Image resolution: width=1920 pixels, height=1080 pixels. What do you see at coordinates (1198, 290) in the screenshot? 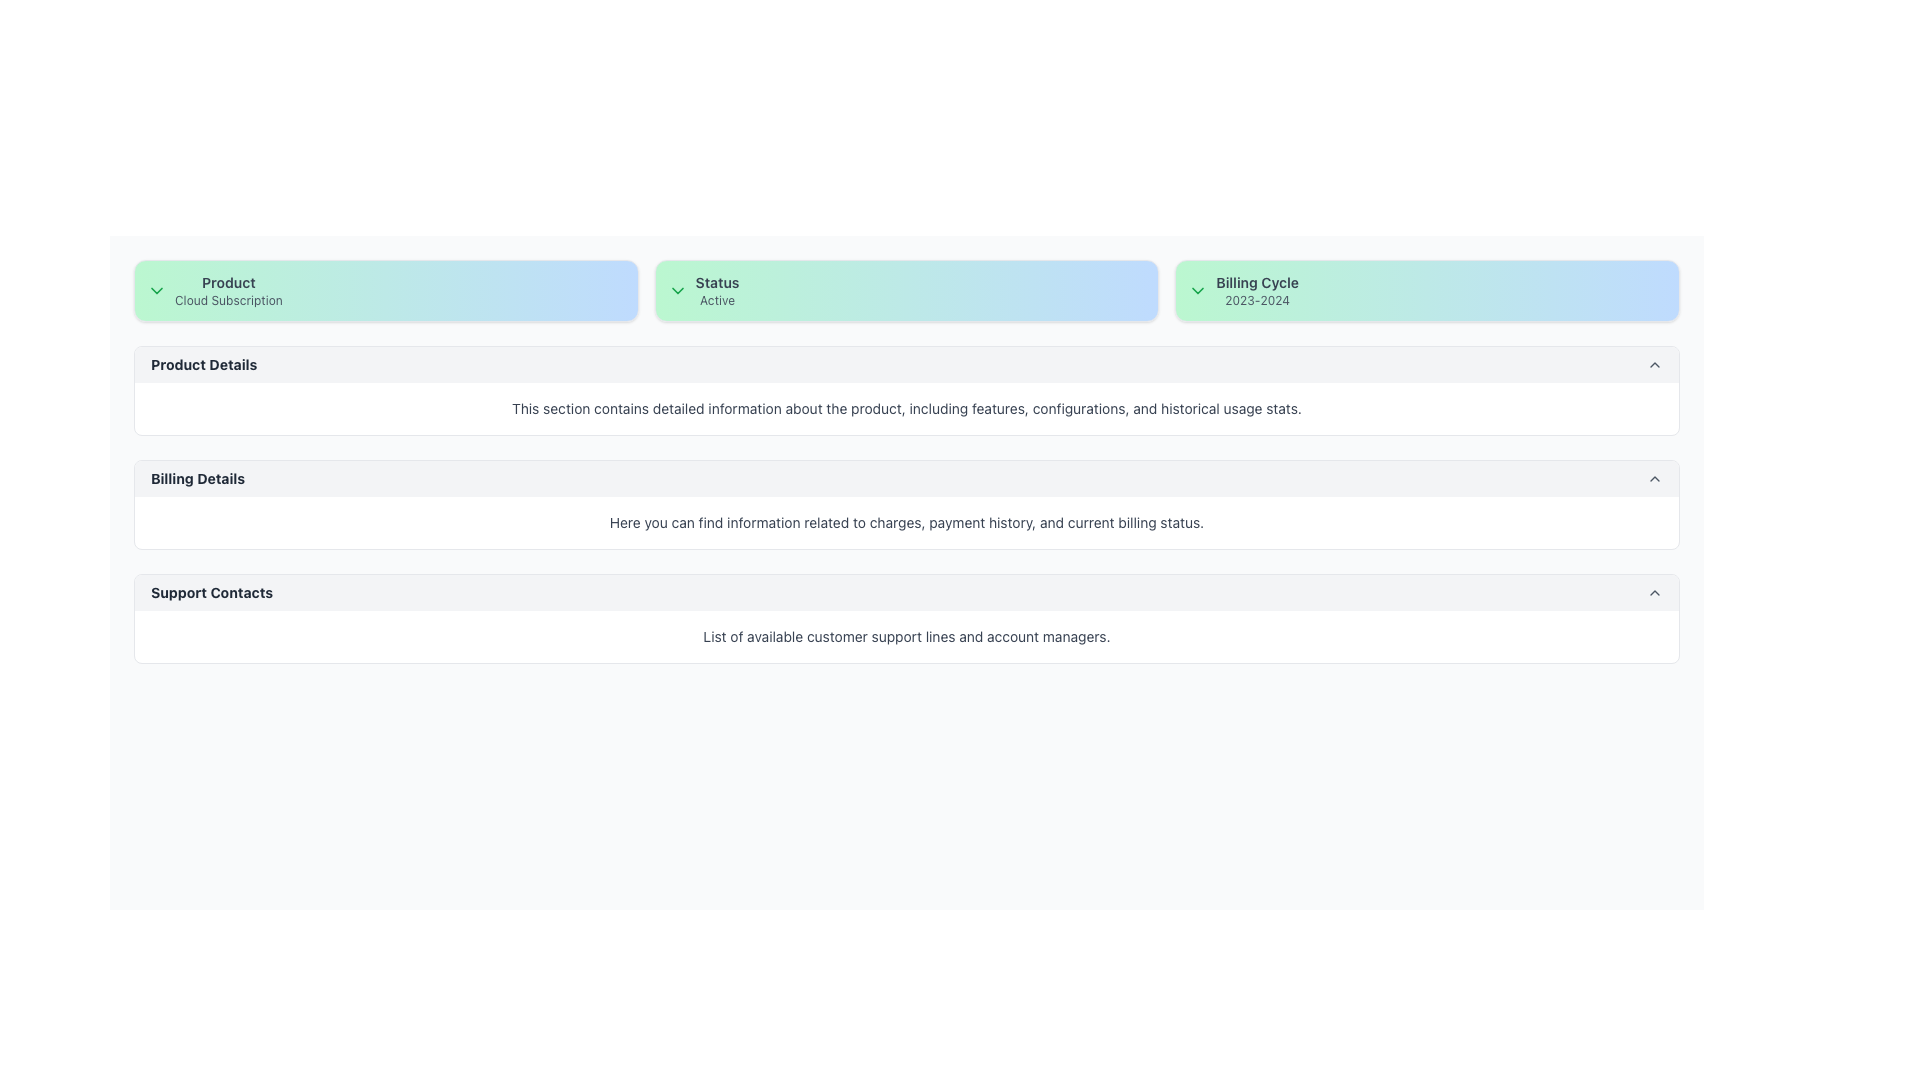
I see `the downward-pointing chevron icon` at bounding box center [1198, 290].